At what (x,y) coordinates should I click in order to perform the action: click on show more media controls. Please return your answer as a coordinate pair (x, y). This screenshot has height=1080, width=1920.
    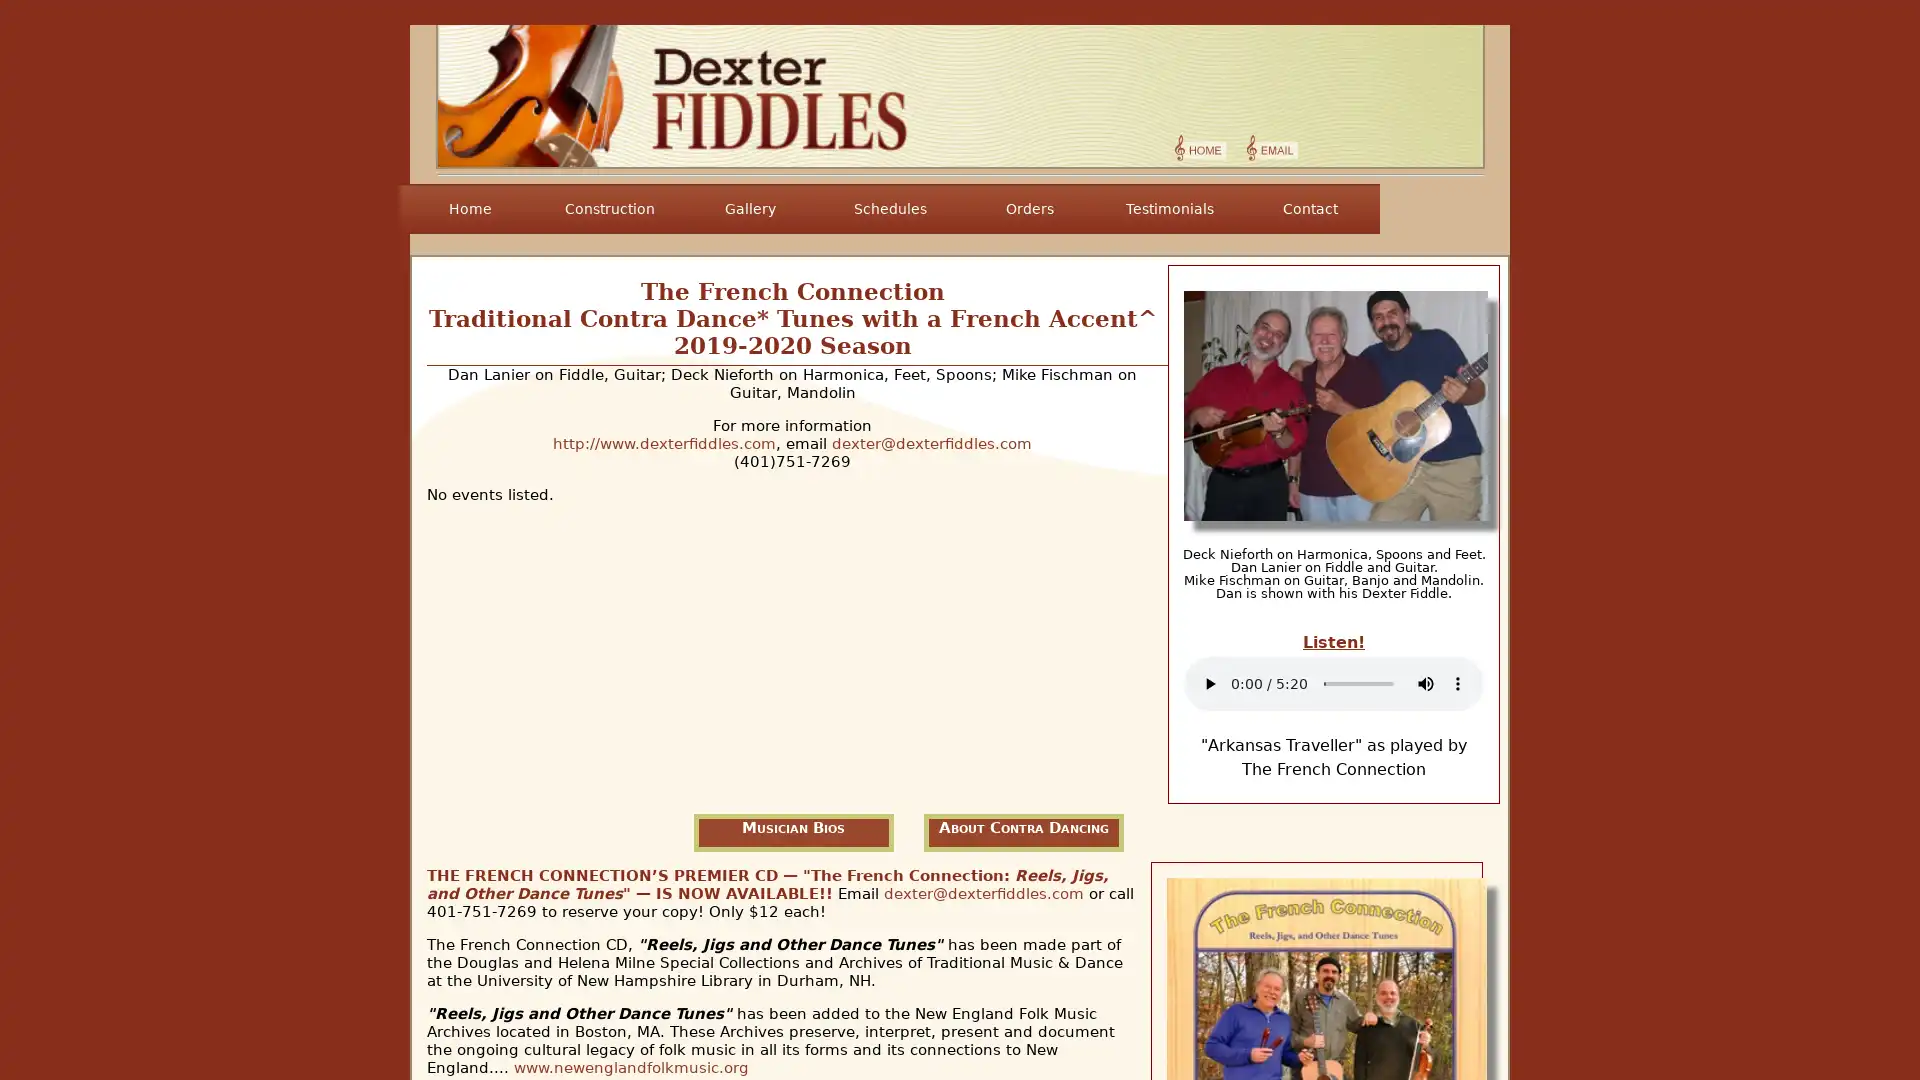
    Looking at the image, I should click on (1458, 681).